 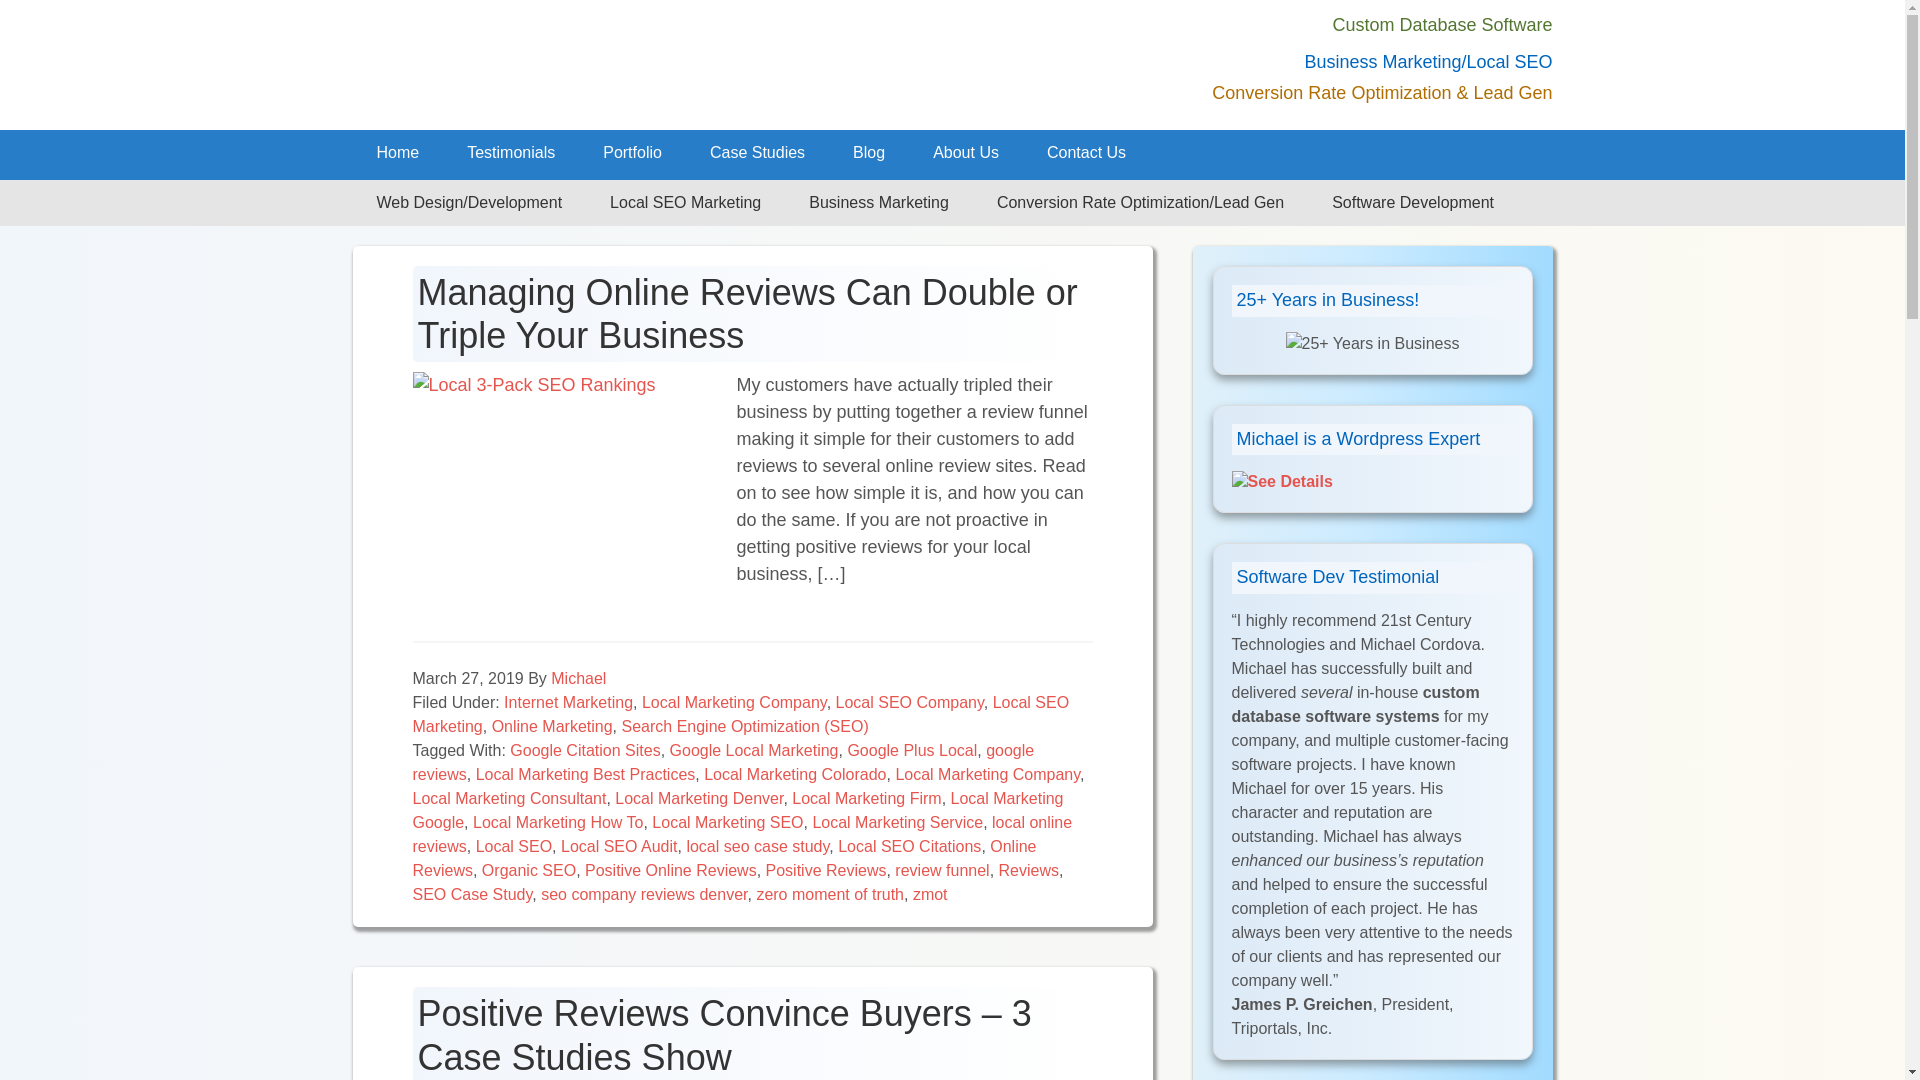 What do you see at coordinates (1371, 342) in the screenshot?
I see `'25+ Years in Business'` at bounding box center [1371, 342].